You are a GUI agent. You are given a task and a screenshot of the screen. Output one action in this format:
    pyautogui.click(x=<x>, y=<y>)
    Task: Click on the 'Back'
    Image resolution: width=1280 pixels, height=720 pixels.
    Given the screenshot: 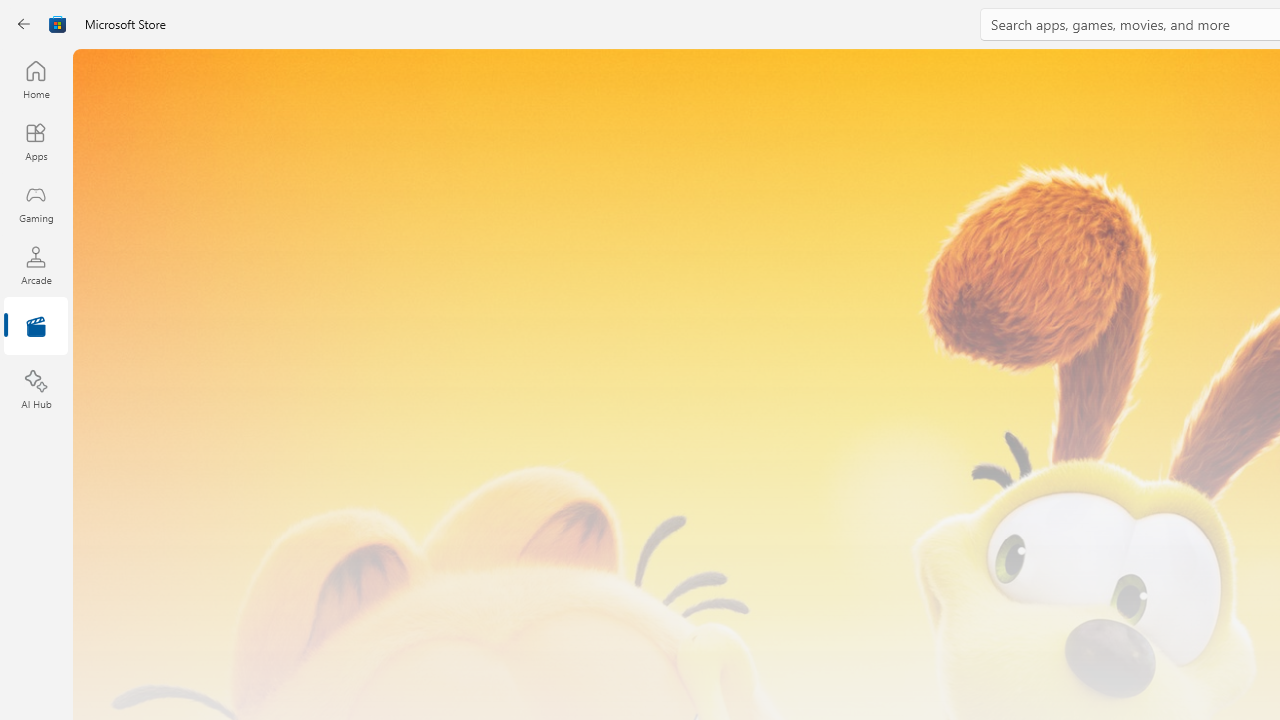 What is the action you would take?
    pyautogui.click(x=24, y=24)
    